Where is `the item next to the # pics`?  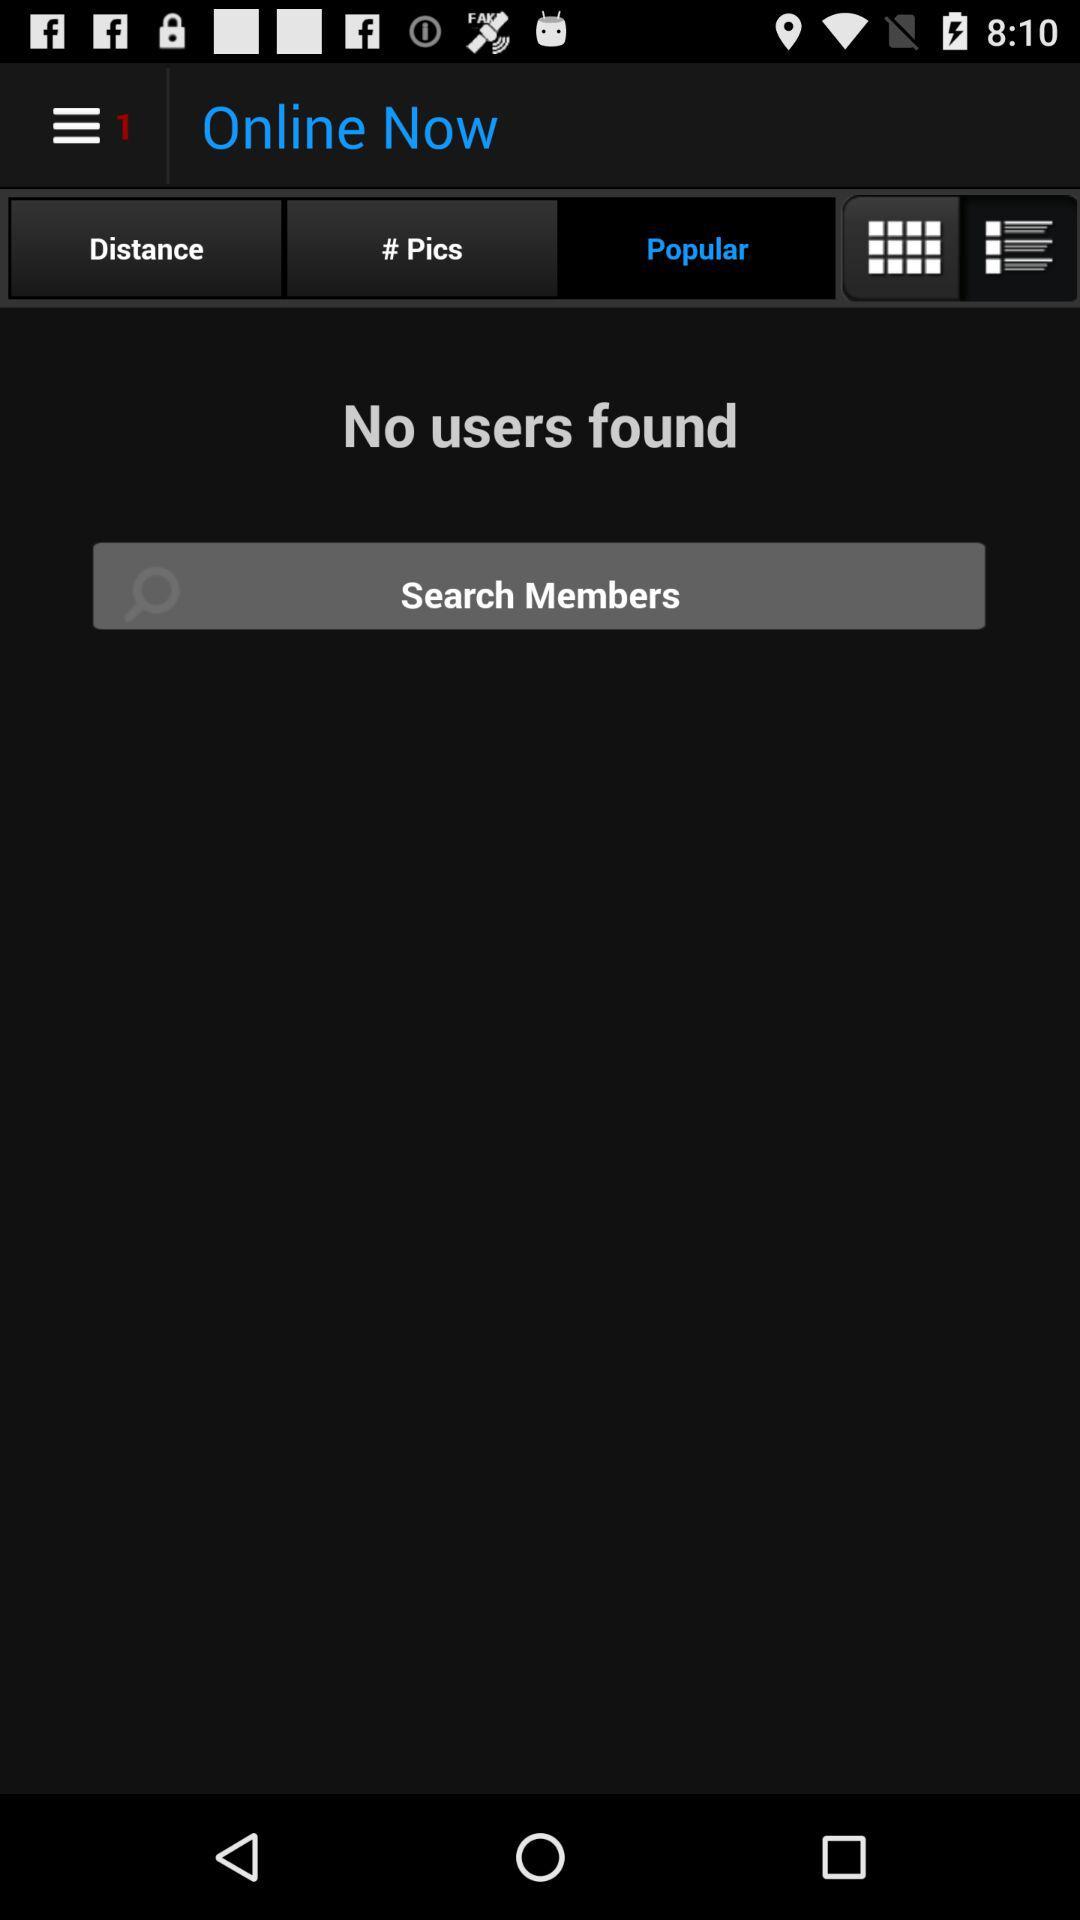
the item next to the # pics is located at coordinates (145, 247).